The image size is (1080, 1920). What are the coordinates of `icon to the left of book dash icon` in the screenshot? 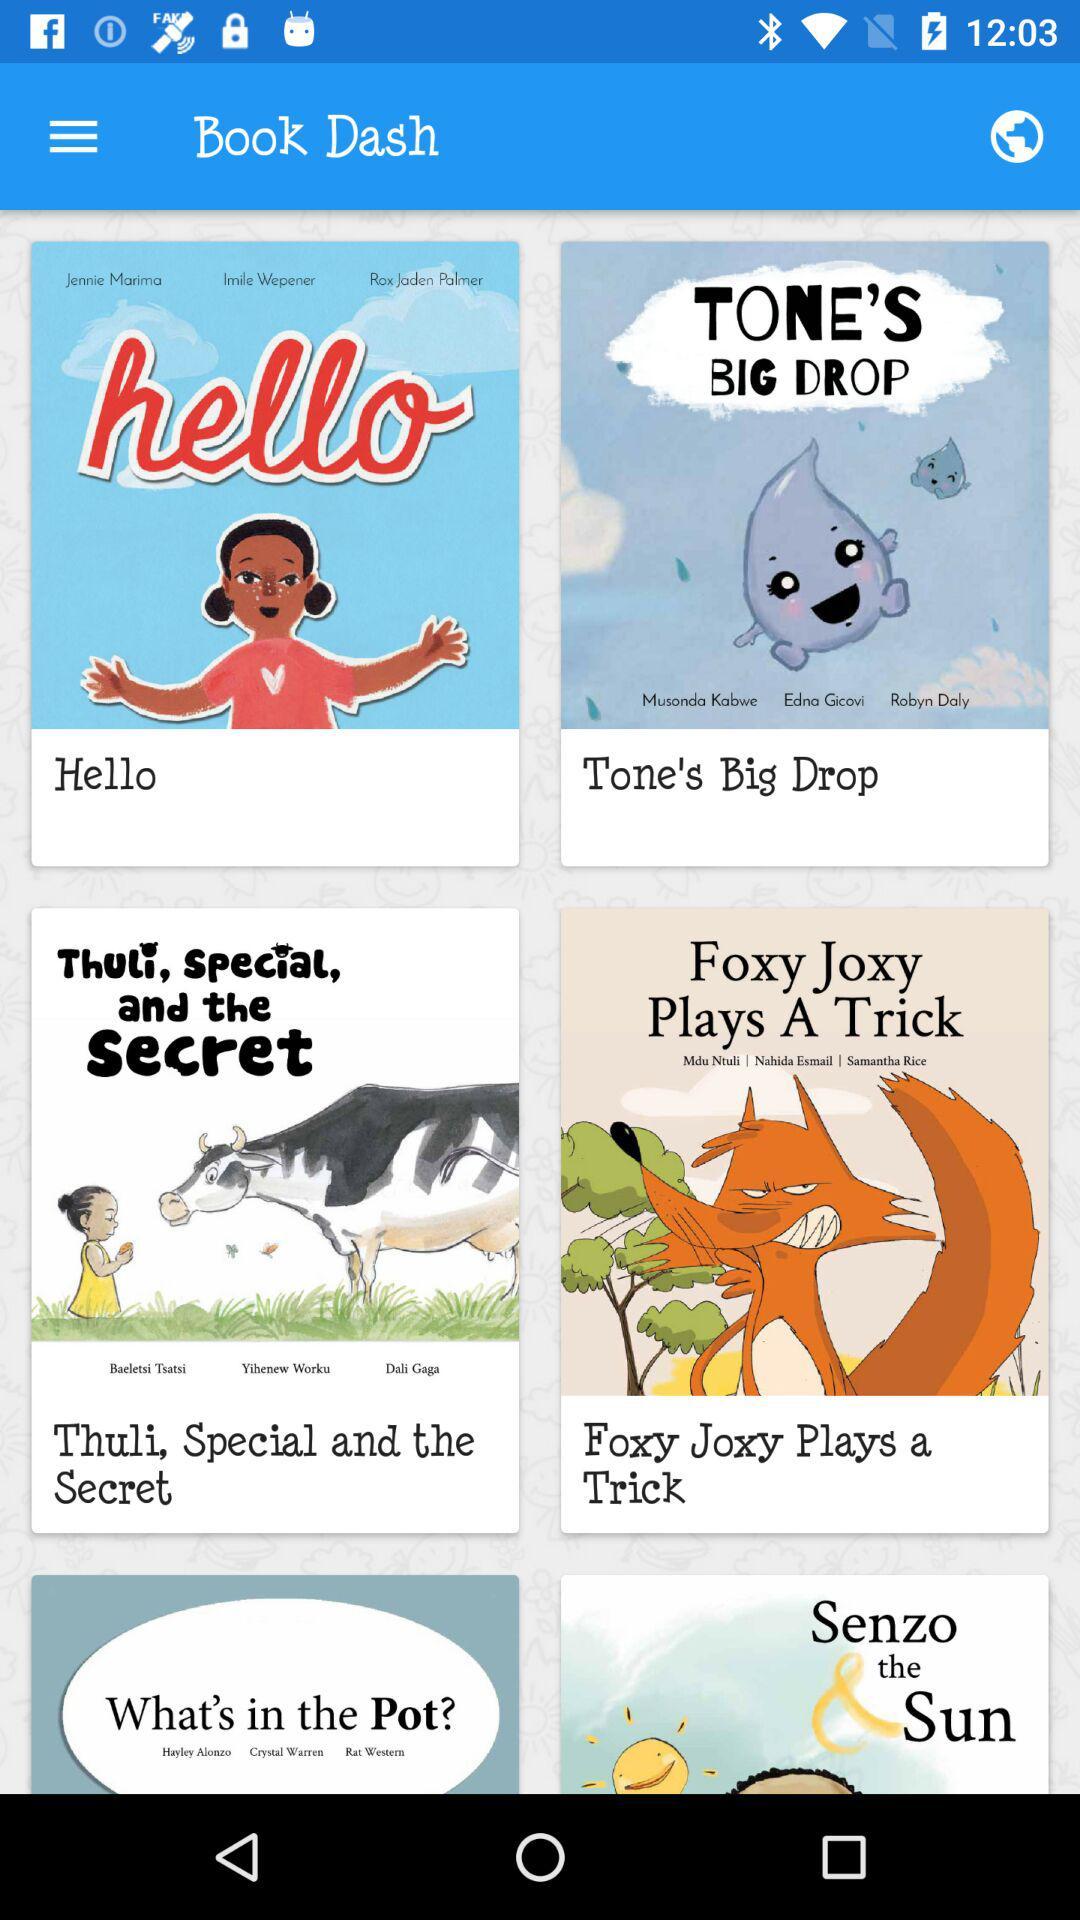 It's located at (72, 135).